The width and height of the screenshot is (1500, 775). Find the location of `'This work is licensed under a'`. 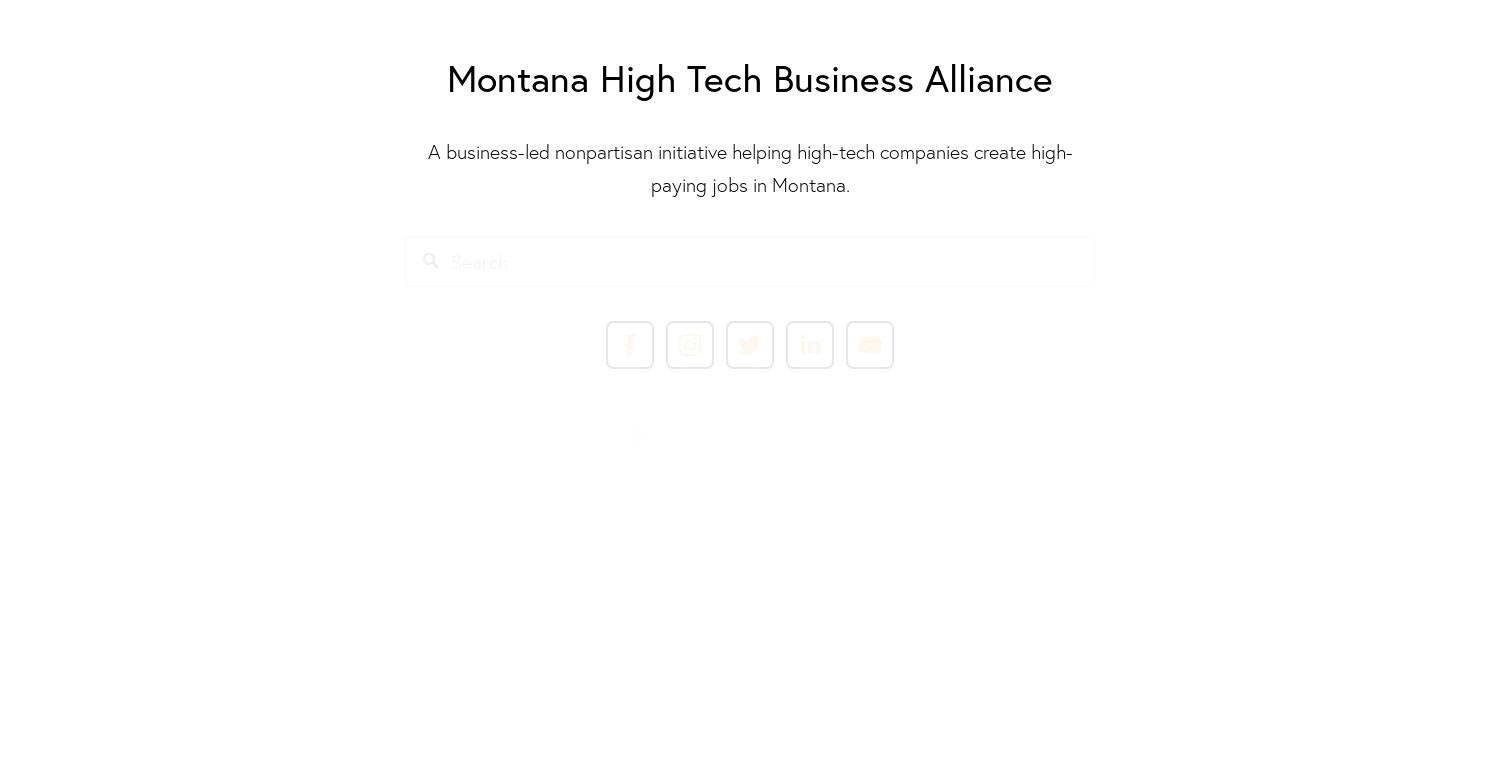

'This work is licensed under a' is located at coordinates (550, 476).